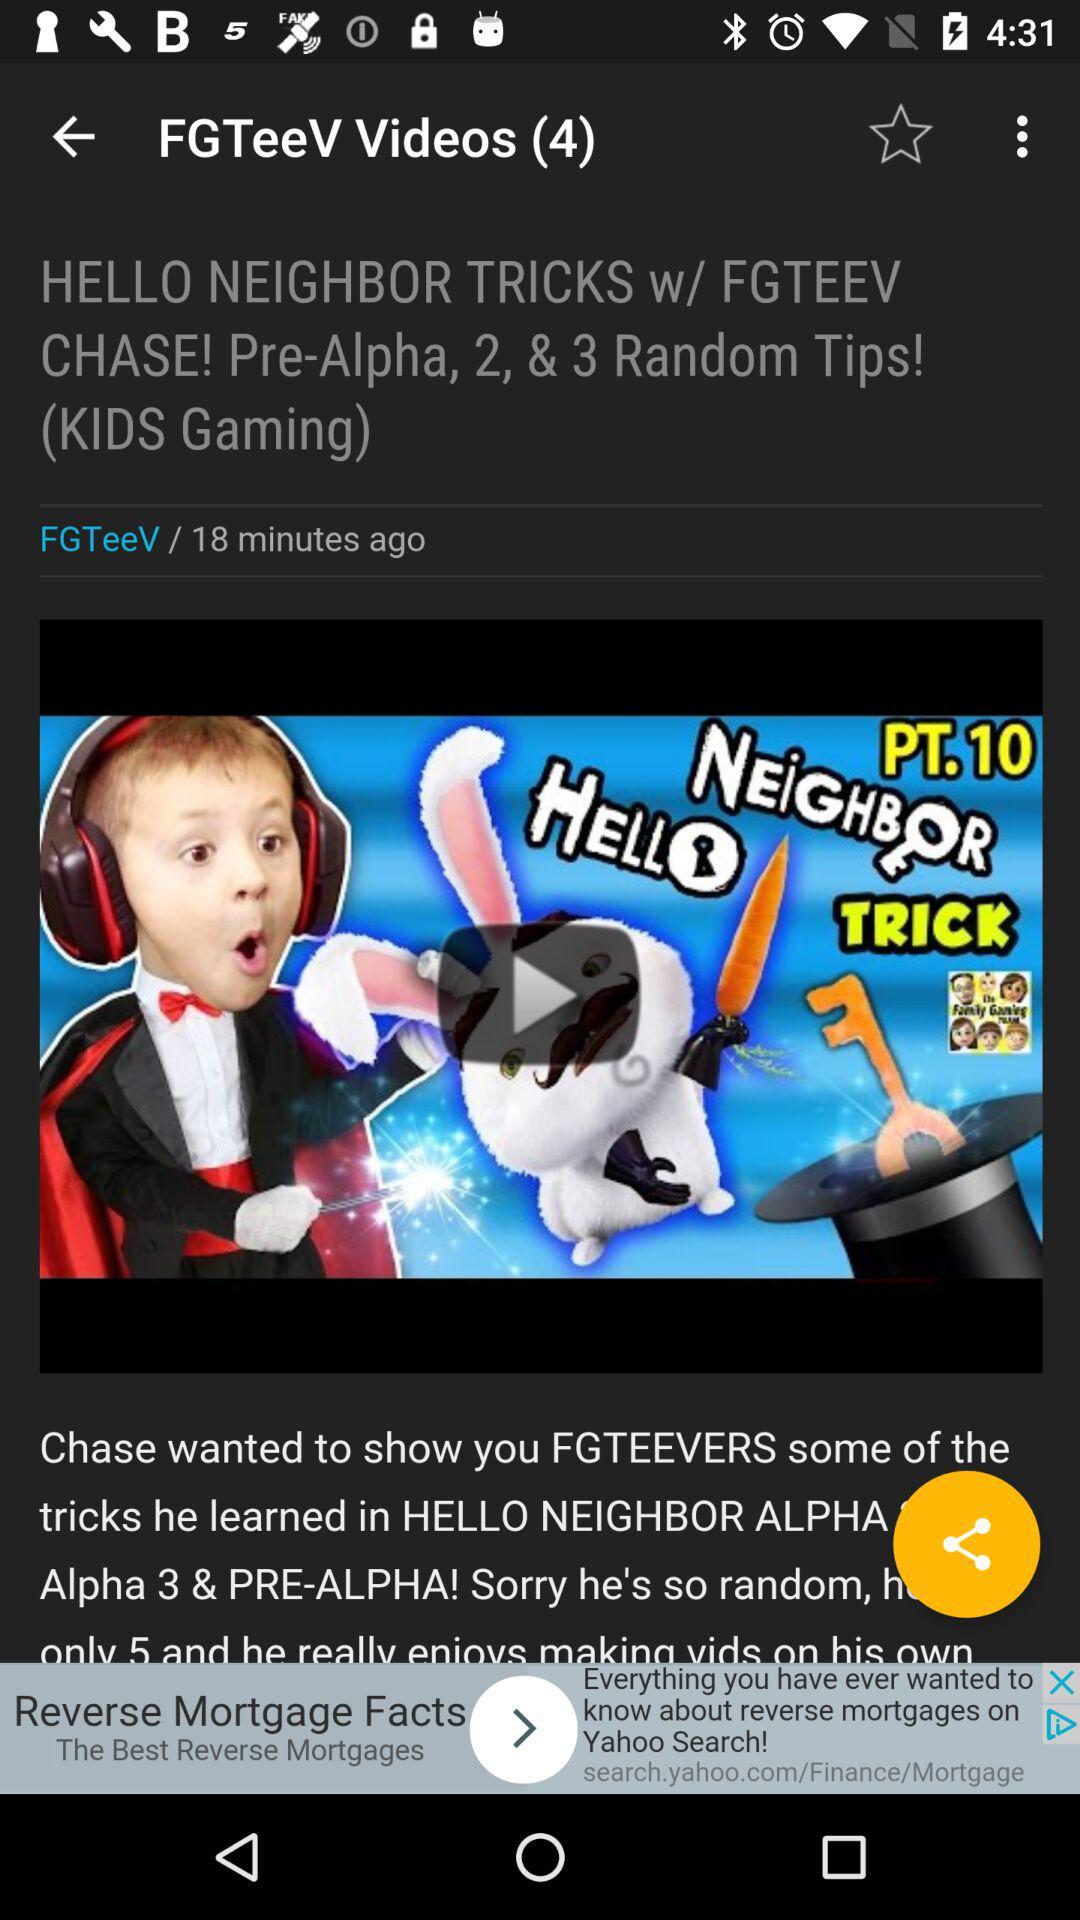 The height and width of the screenshot is (1920, 1080). I want to click on share on social media, so click(965, 1543).